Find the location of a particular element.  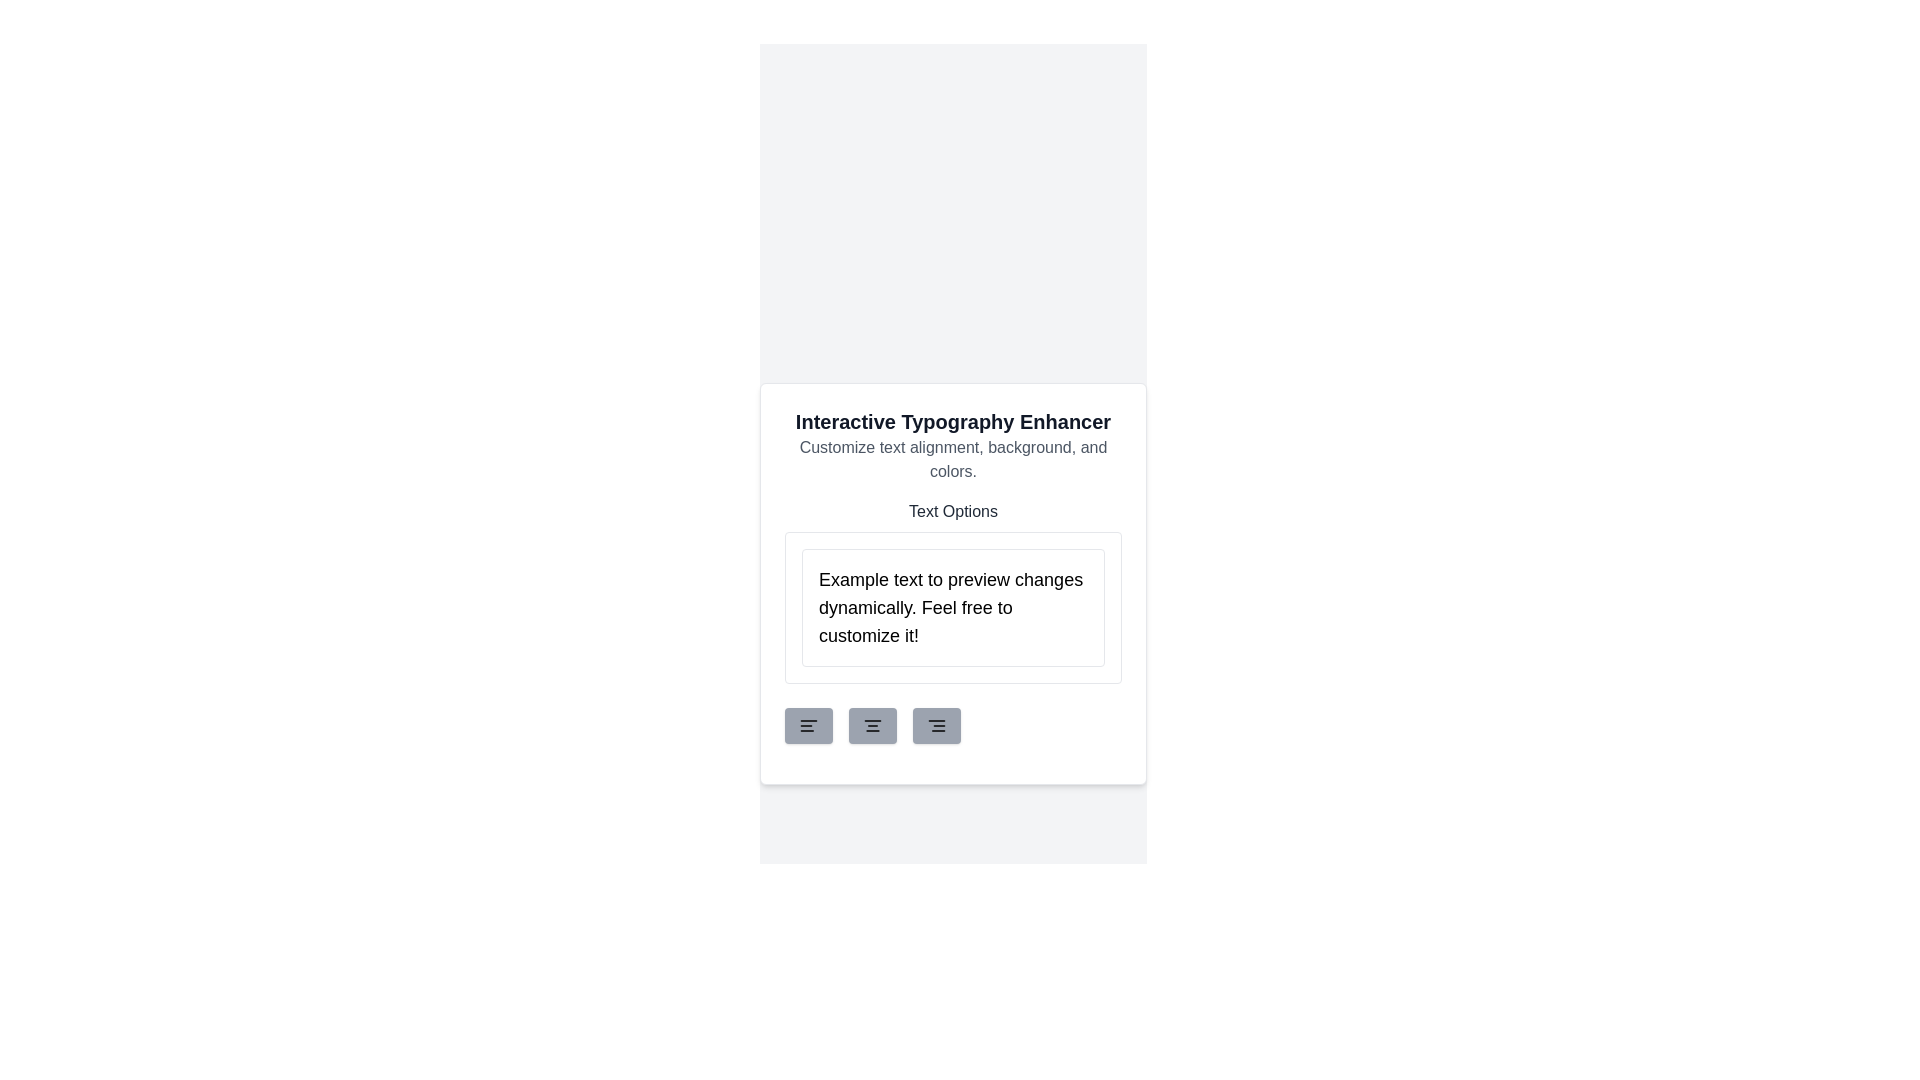

the static text block that displays preview text, located below the 'Text Options' heading in the central region of the interface is located at coordinates (952, 607).